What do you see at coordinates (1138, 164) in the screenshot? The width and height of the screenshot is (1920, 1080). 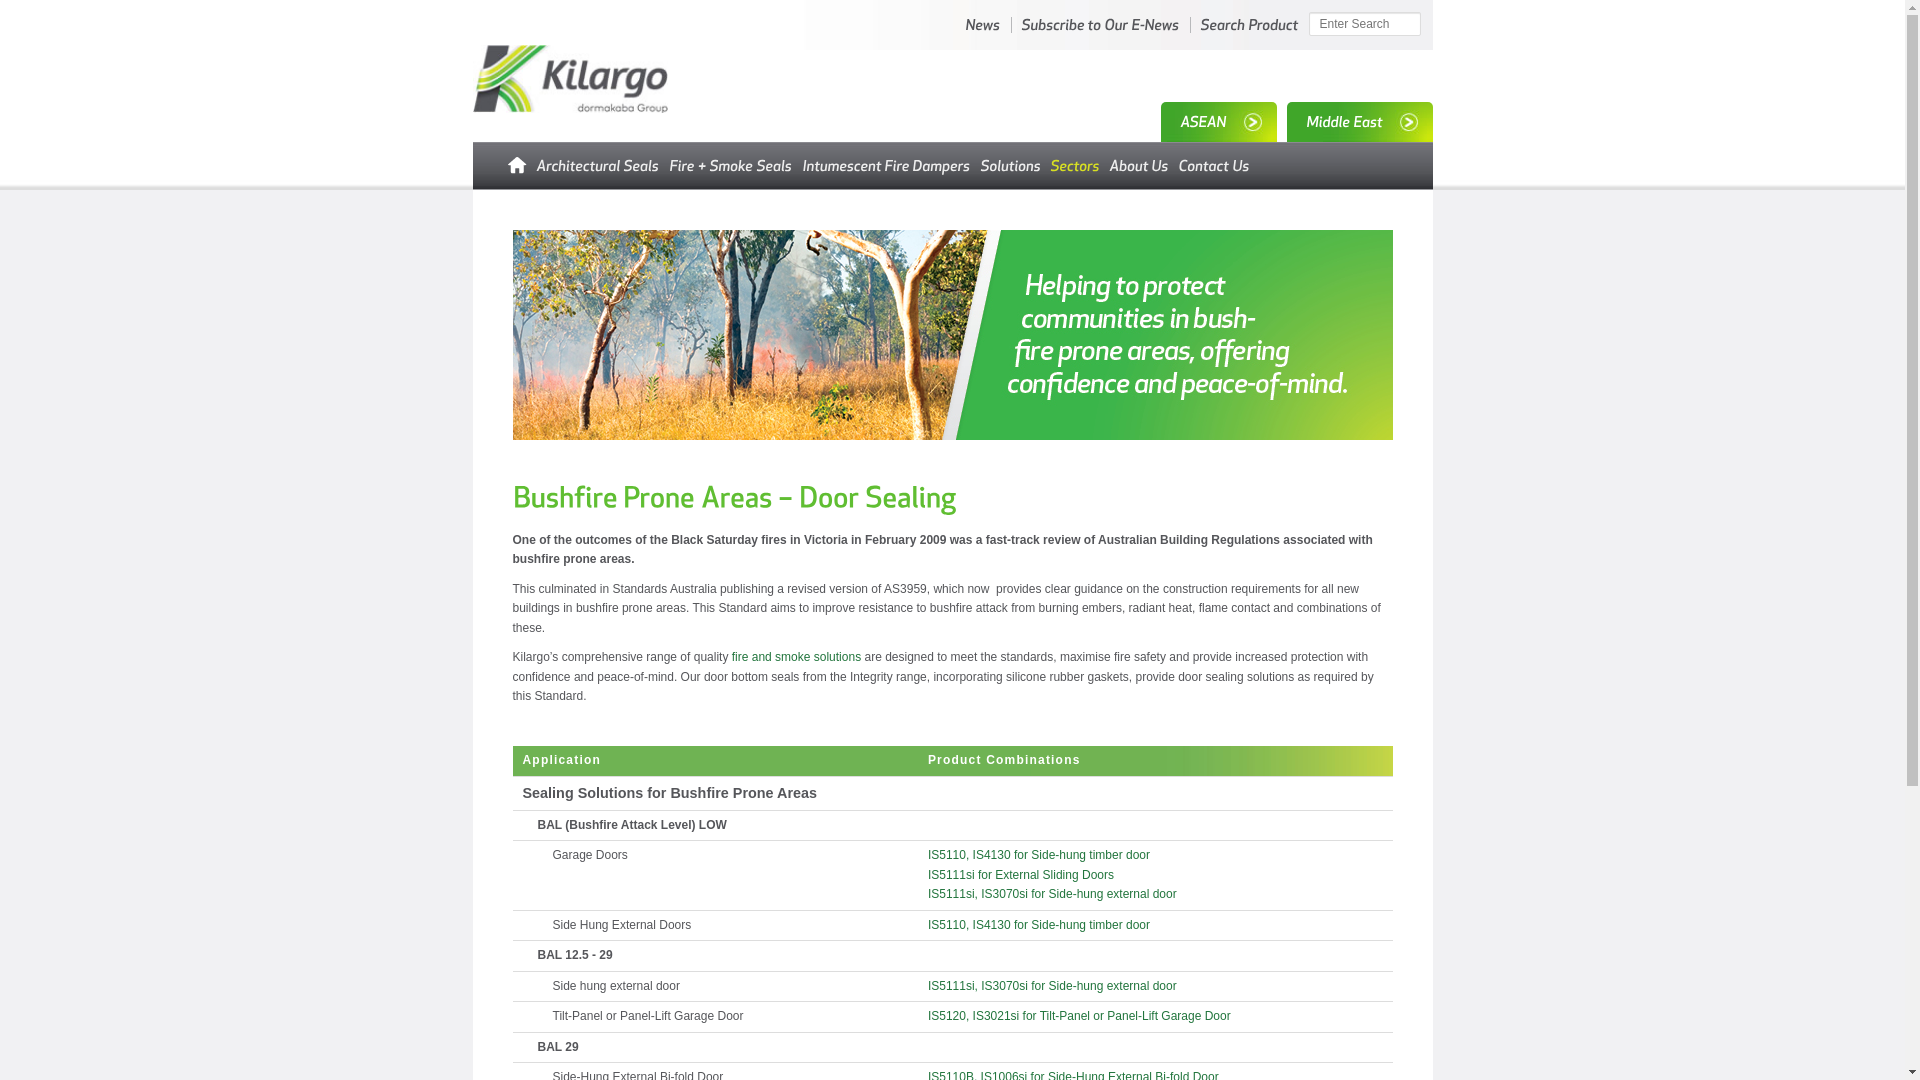 I see `'About Kilargo'` at bounding box center [1138, 164].